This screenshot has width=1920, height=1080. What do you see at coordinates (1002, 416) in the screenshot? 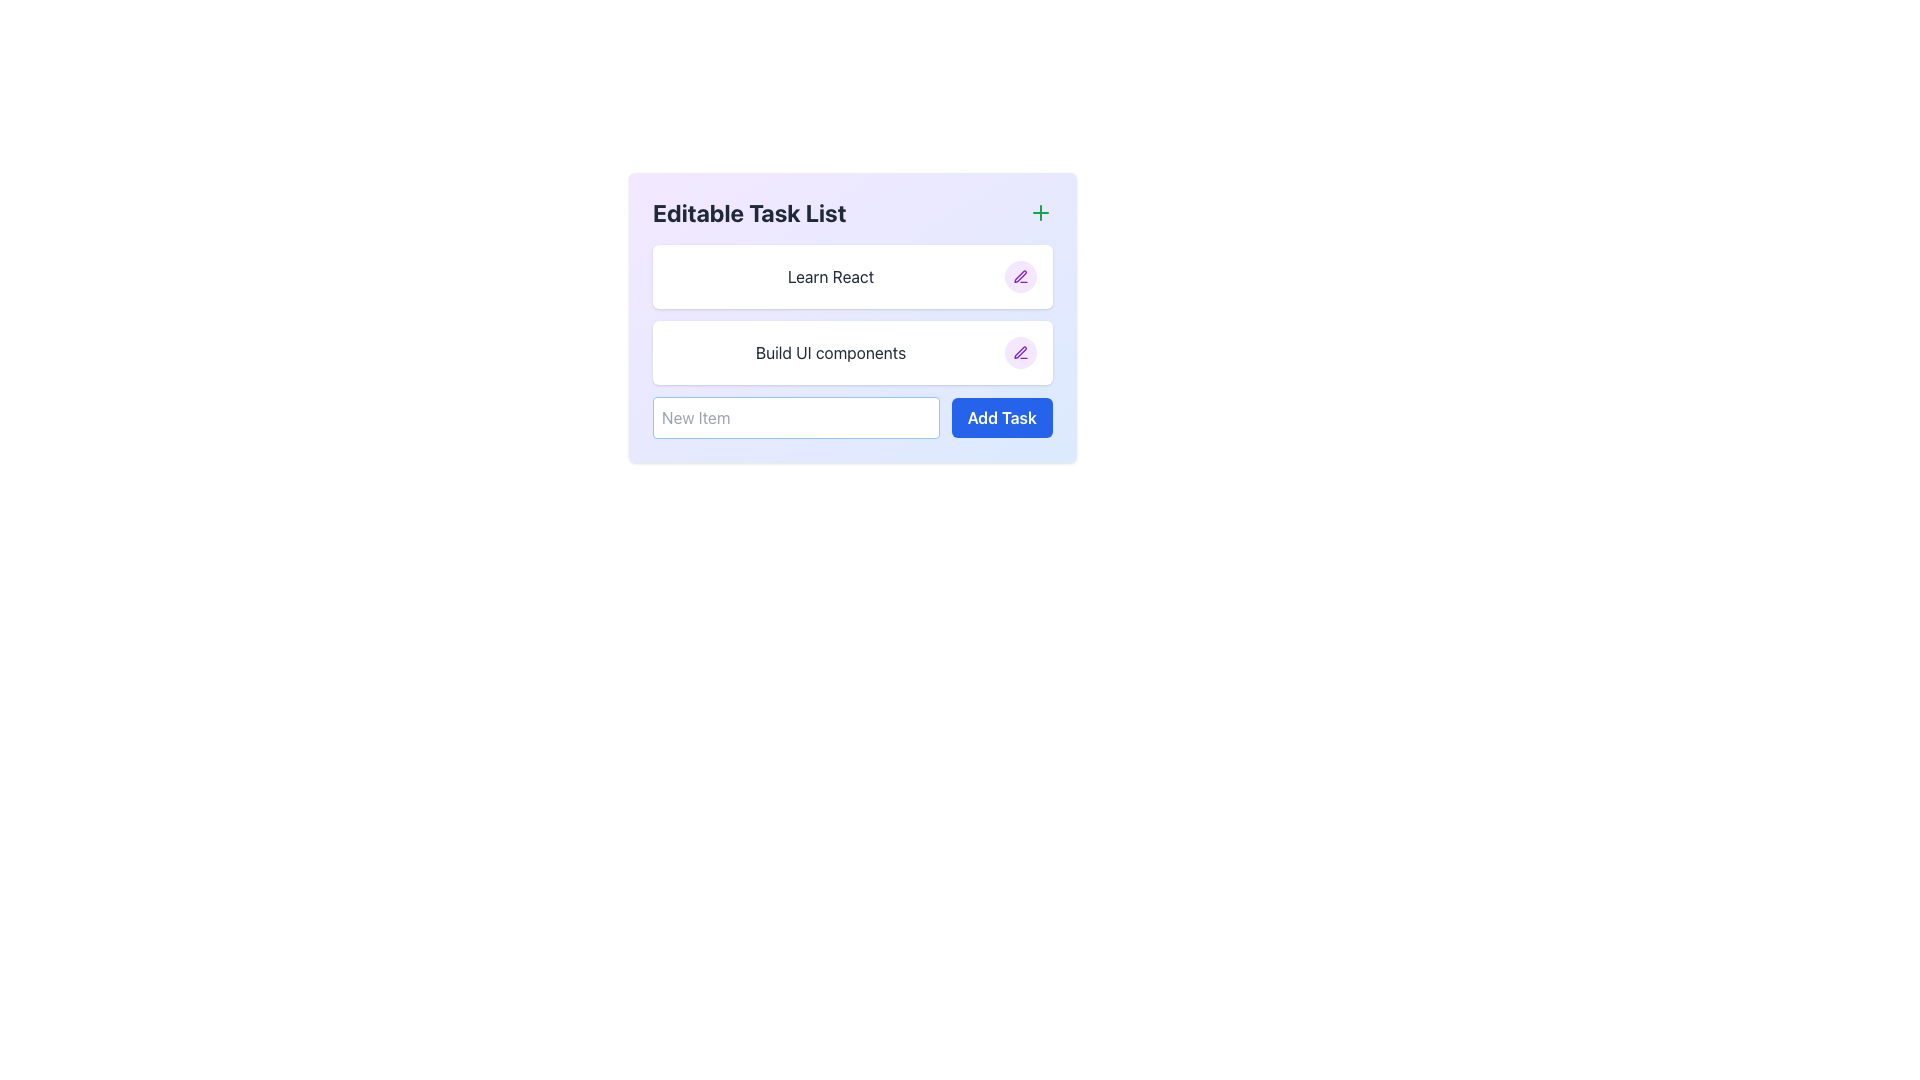
I see `the rectangular button with a blue background and bold white text labeled 'Add Task'` at bounding box center [1002, 416].